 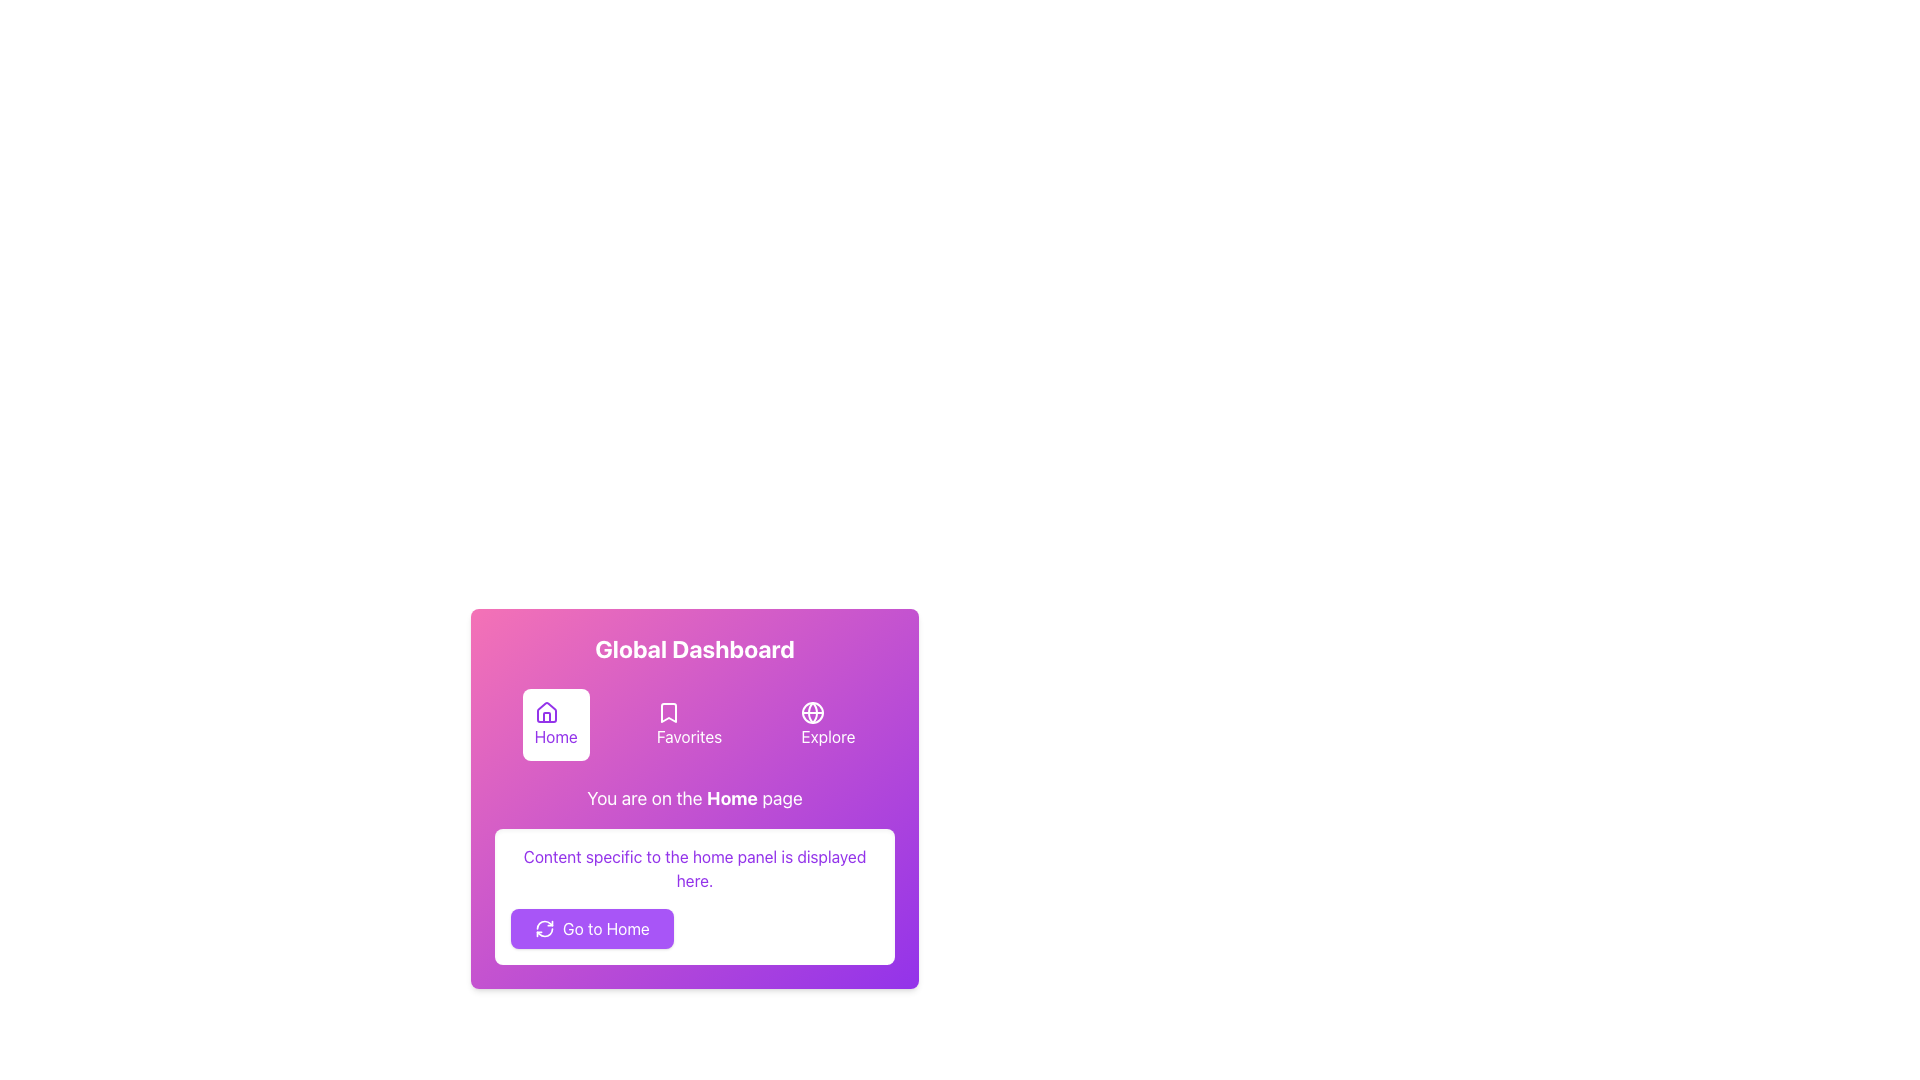 I want to click on the 'Favorites' text label, which is displayed in white font against a purple background, so click(x=689, y=736).